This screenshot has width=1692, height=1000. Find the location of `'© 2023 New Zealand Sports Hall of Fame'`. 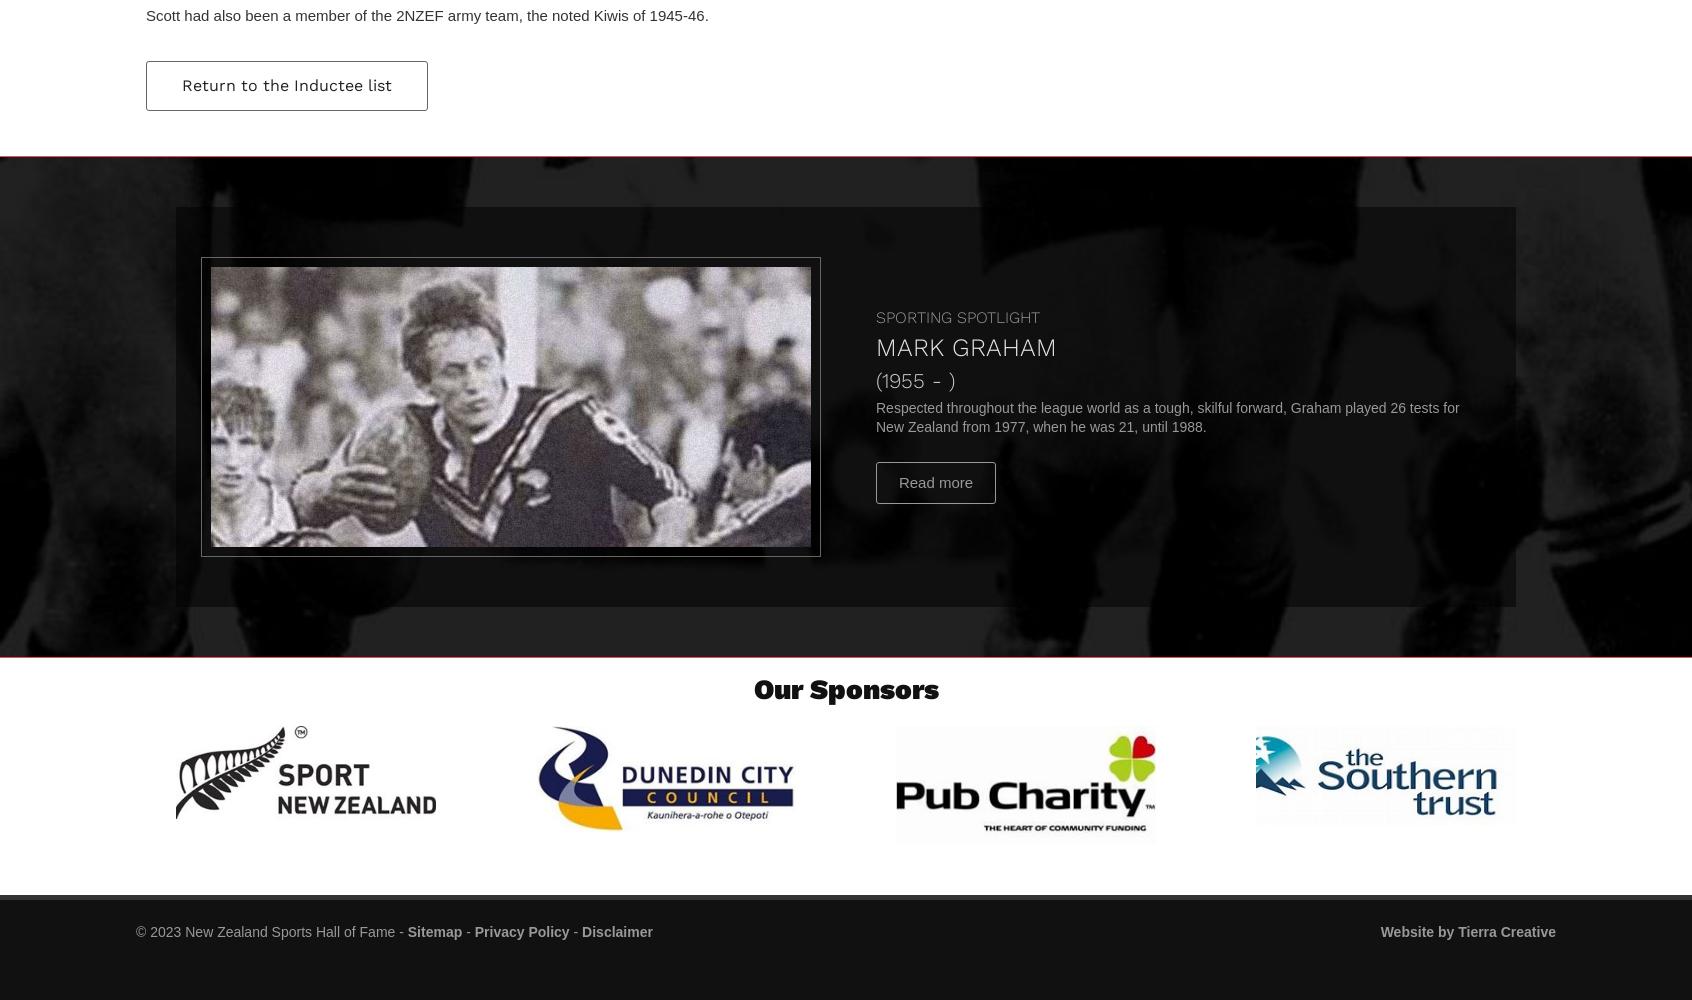

'© 2023 New Zealand Sports Hall of Fame' is located at coordinates (265, 931).